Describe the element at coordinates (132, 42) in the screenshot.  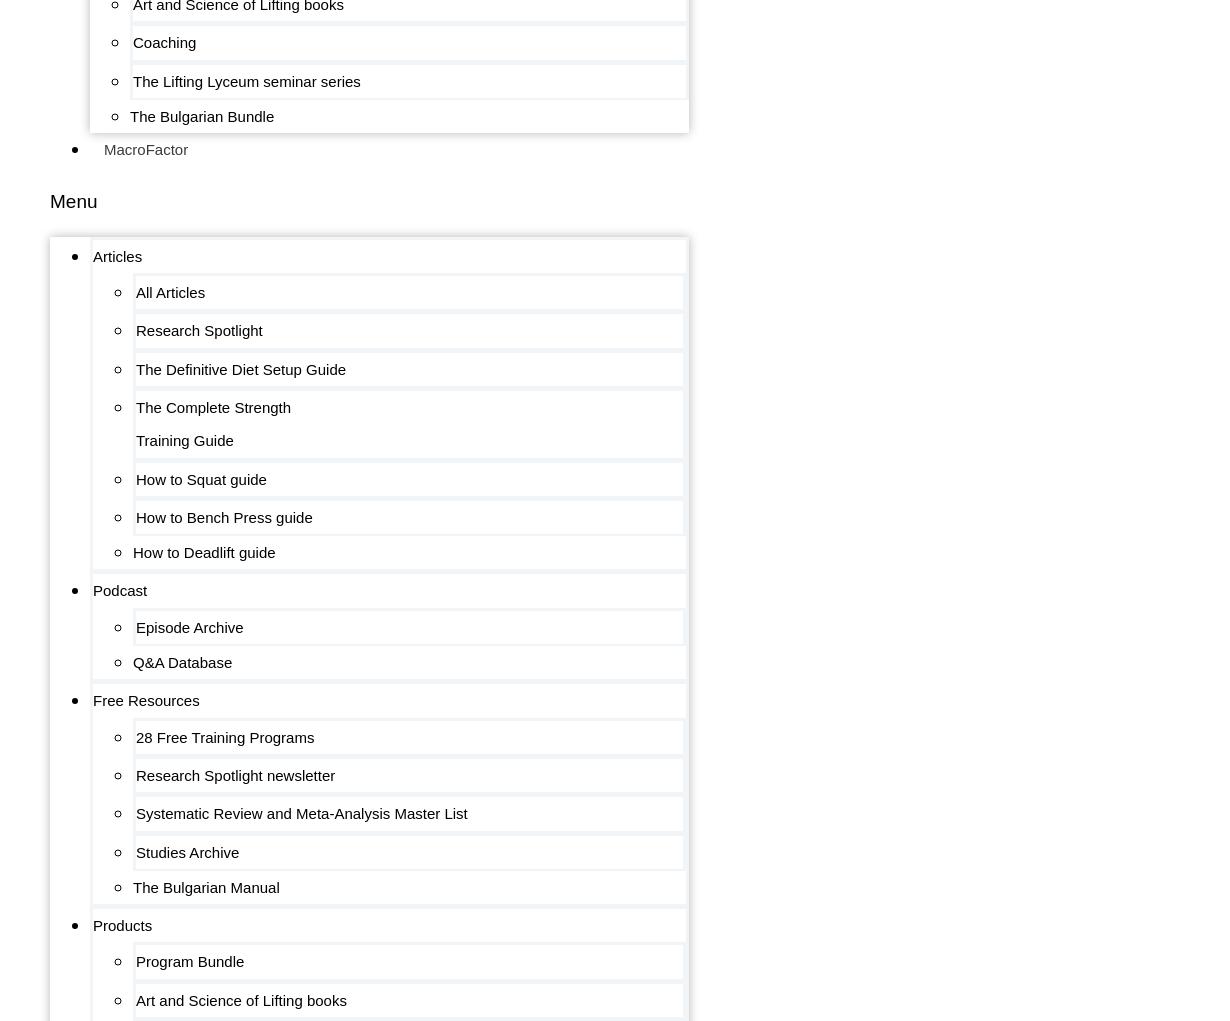
I see `'Coaching'` at that location.